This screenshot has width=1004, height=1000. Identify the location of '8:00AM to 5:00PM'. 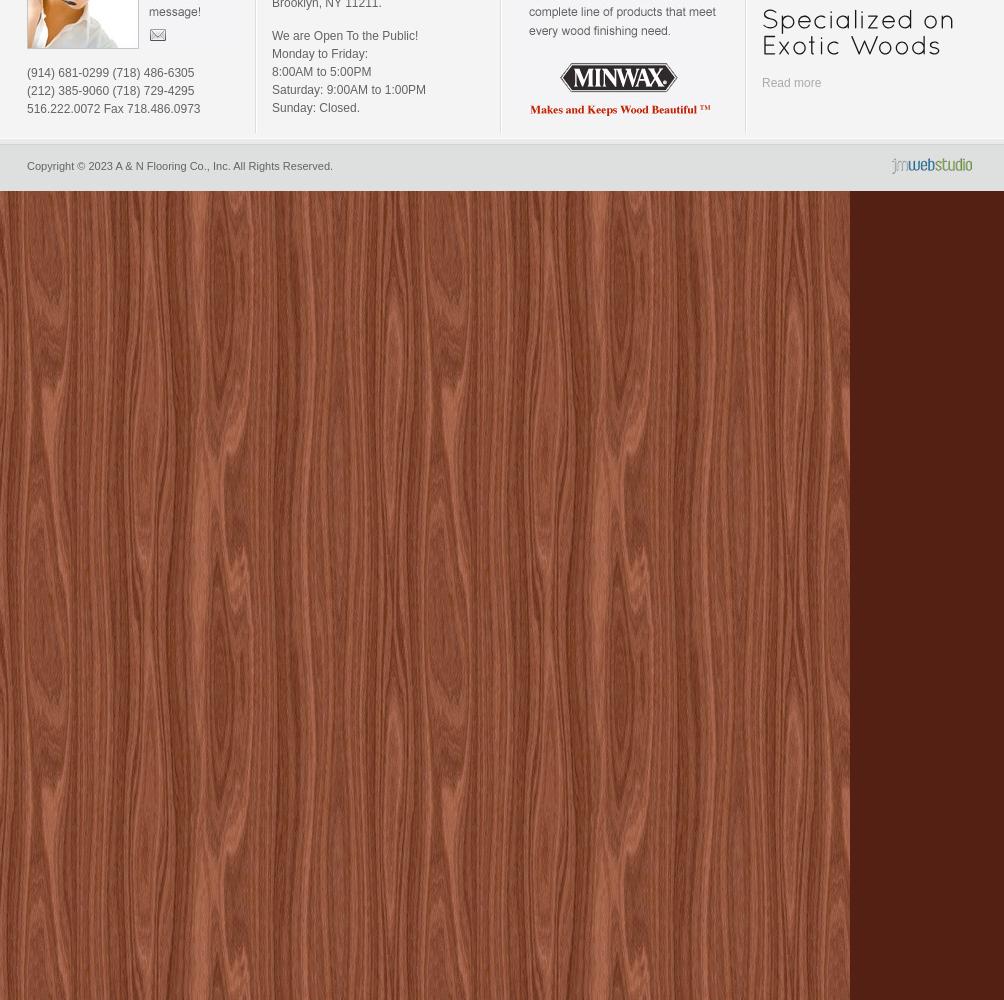
(321, 71).